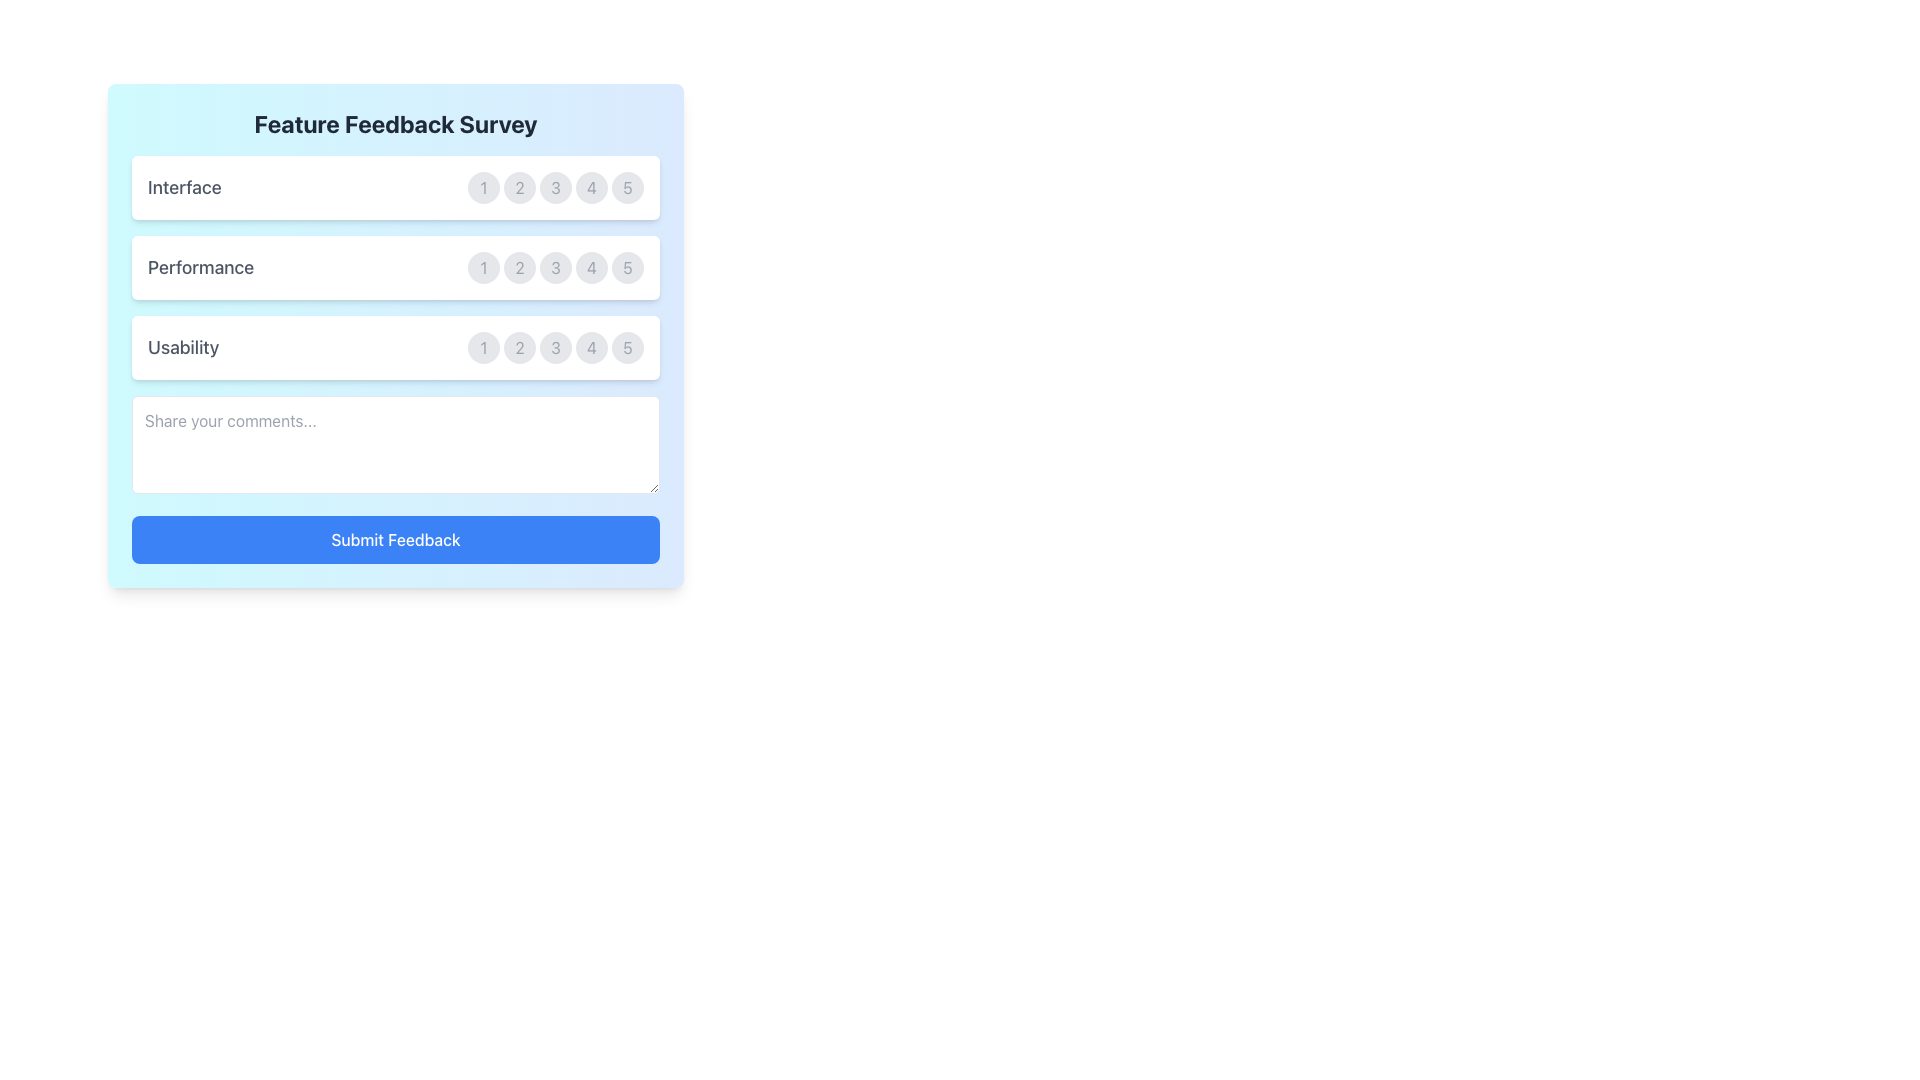 The height and width of the screenshot is (1080, 1920). I want to click on the second button in the horizontal sequence of five buttons in the 'Interface' rating section of the survey, so click(519, 188).